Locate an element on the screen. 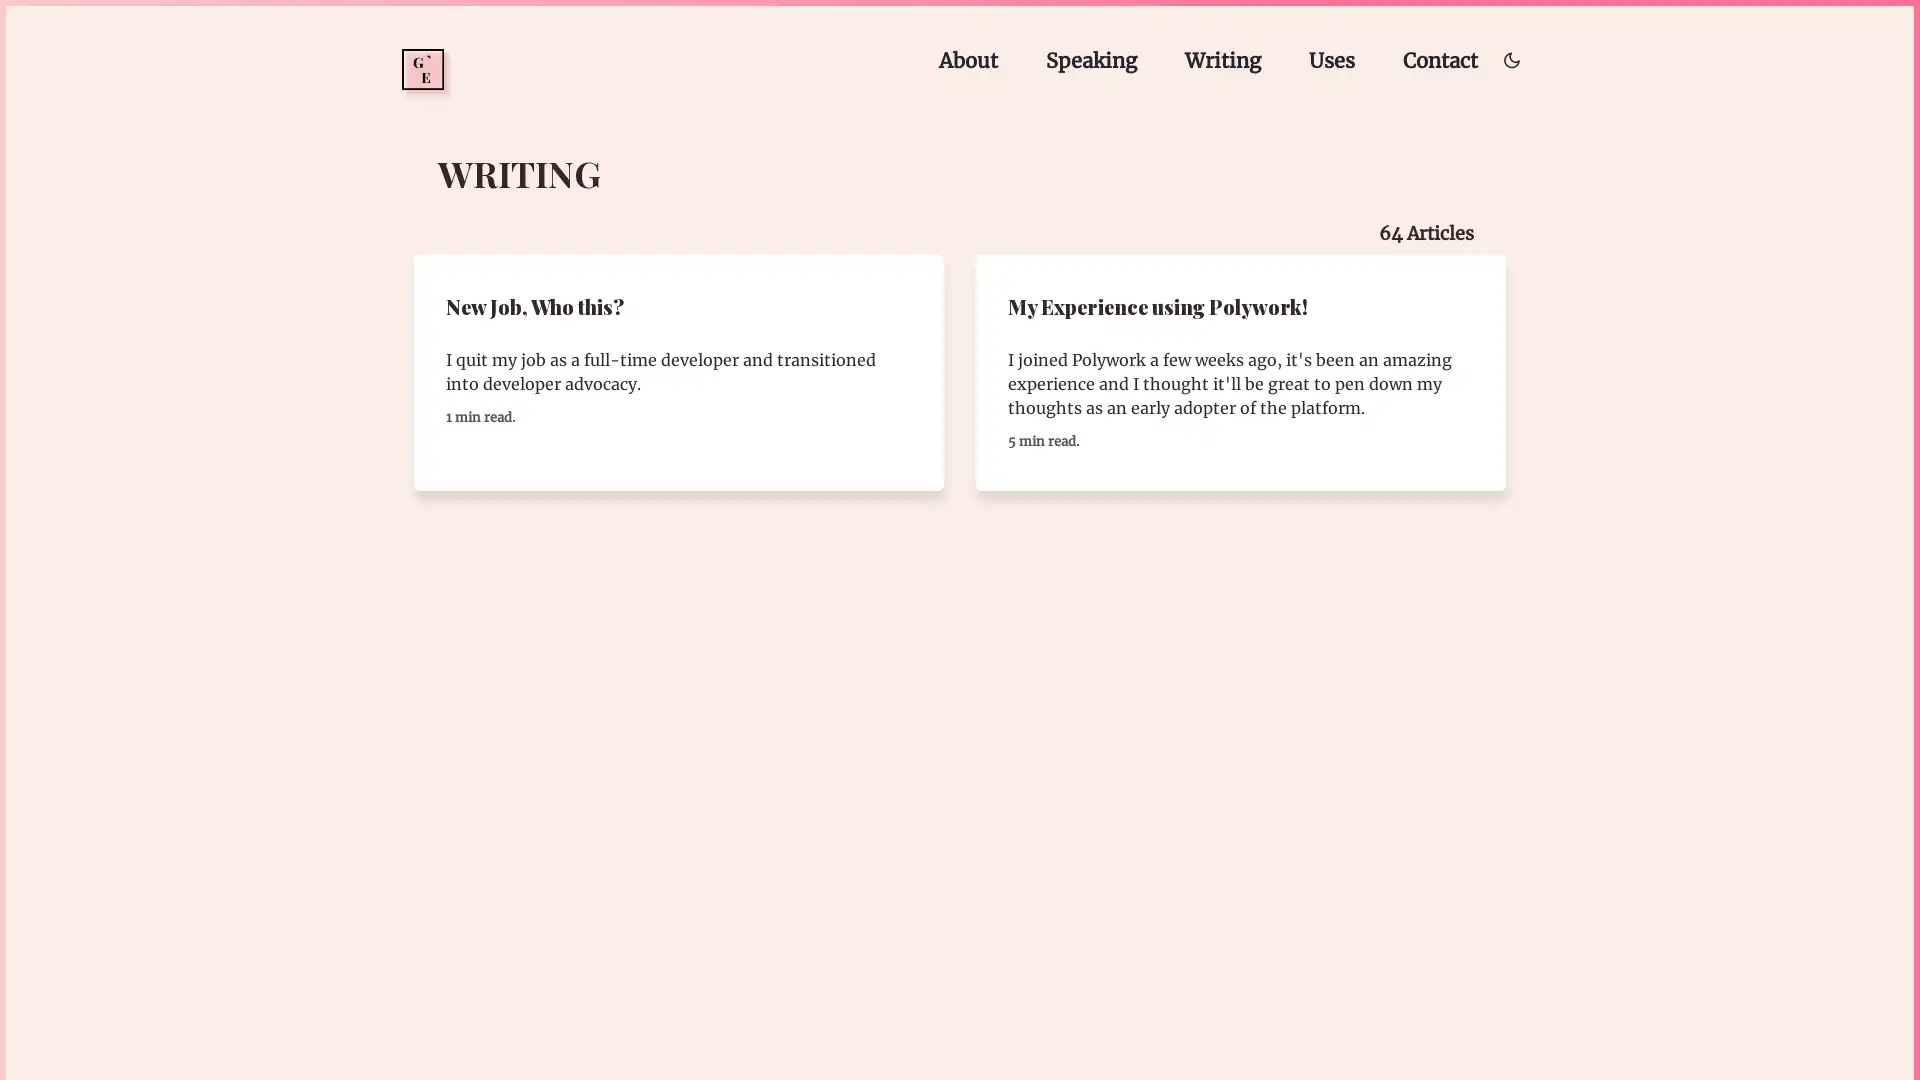  Toggle dark/light is located at coordinates (1512, 56).